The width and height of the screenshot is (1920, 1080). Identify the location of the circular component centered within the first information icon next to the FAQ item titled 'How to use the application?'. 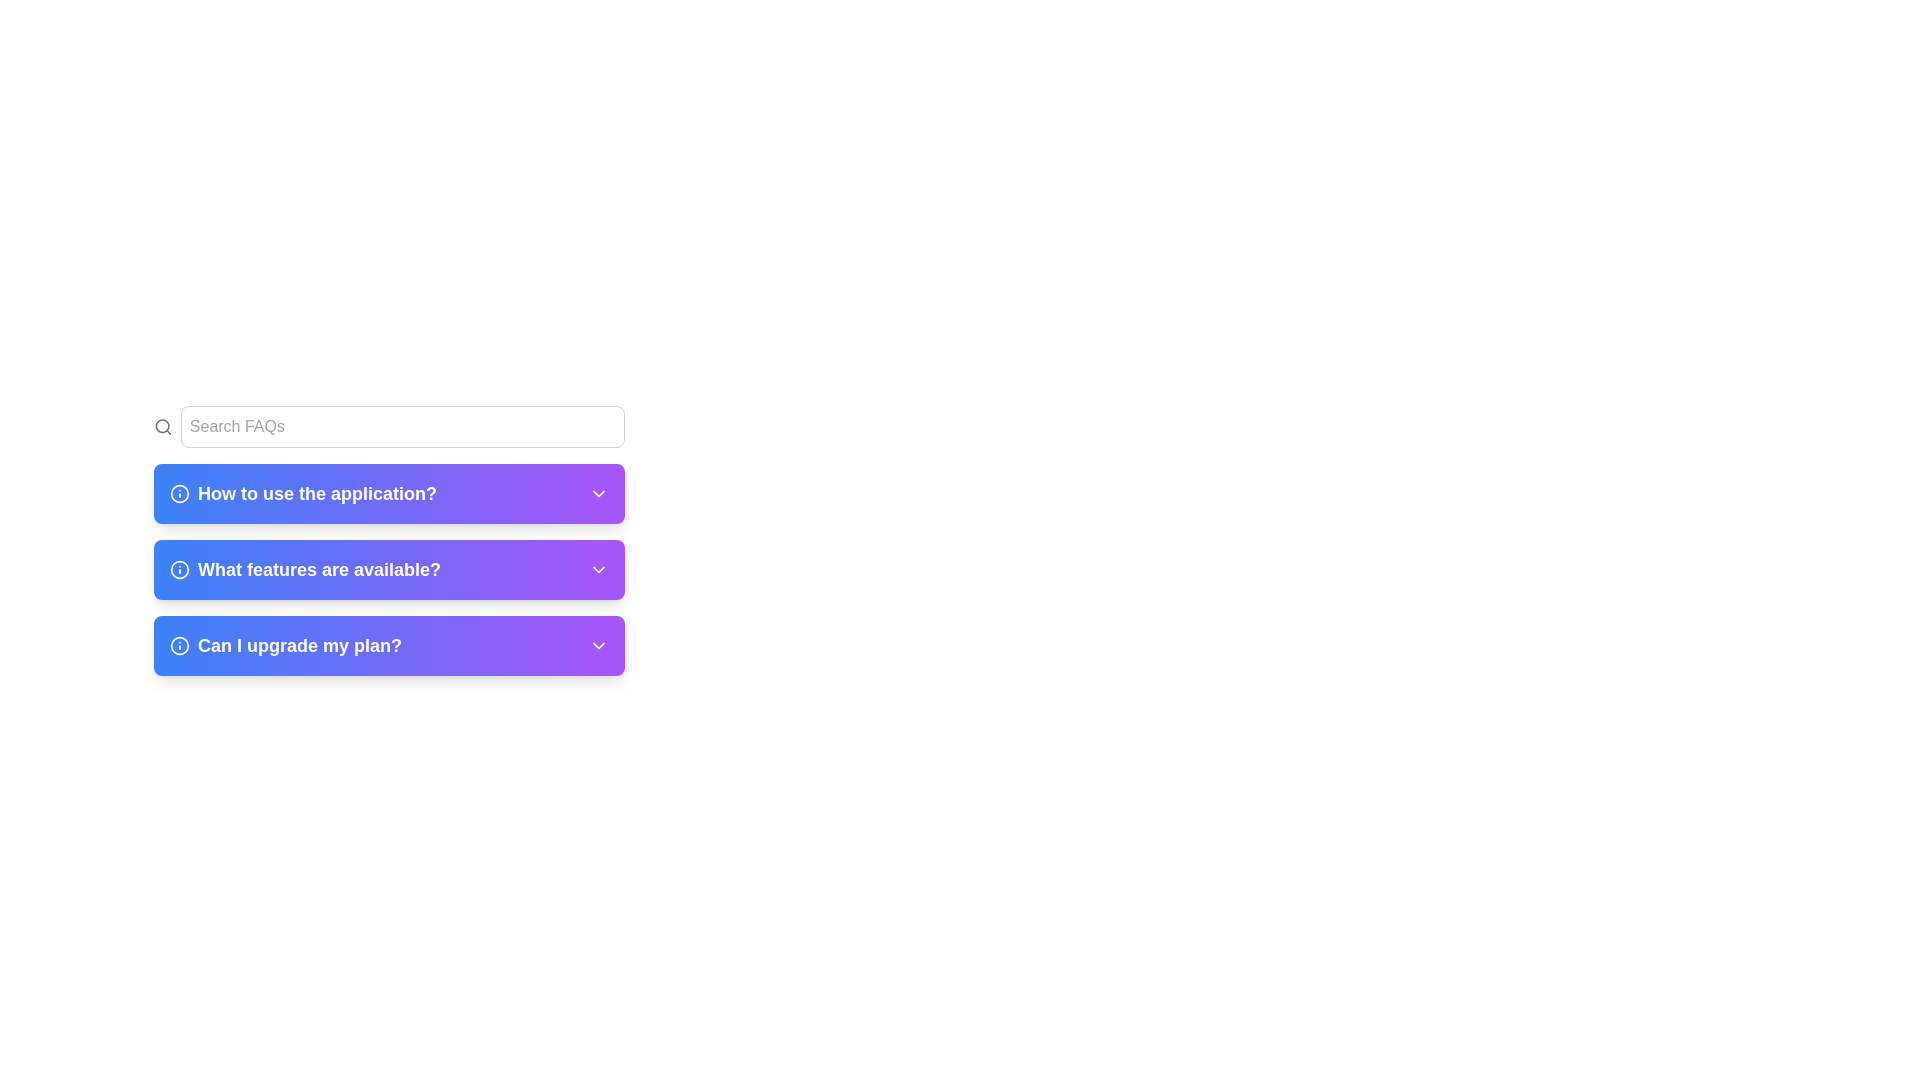
(180, 493).